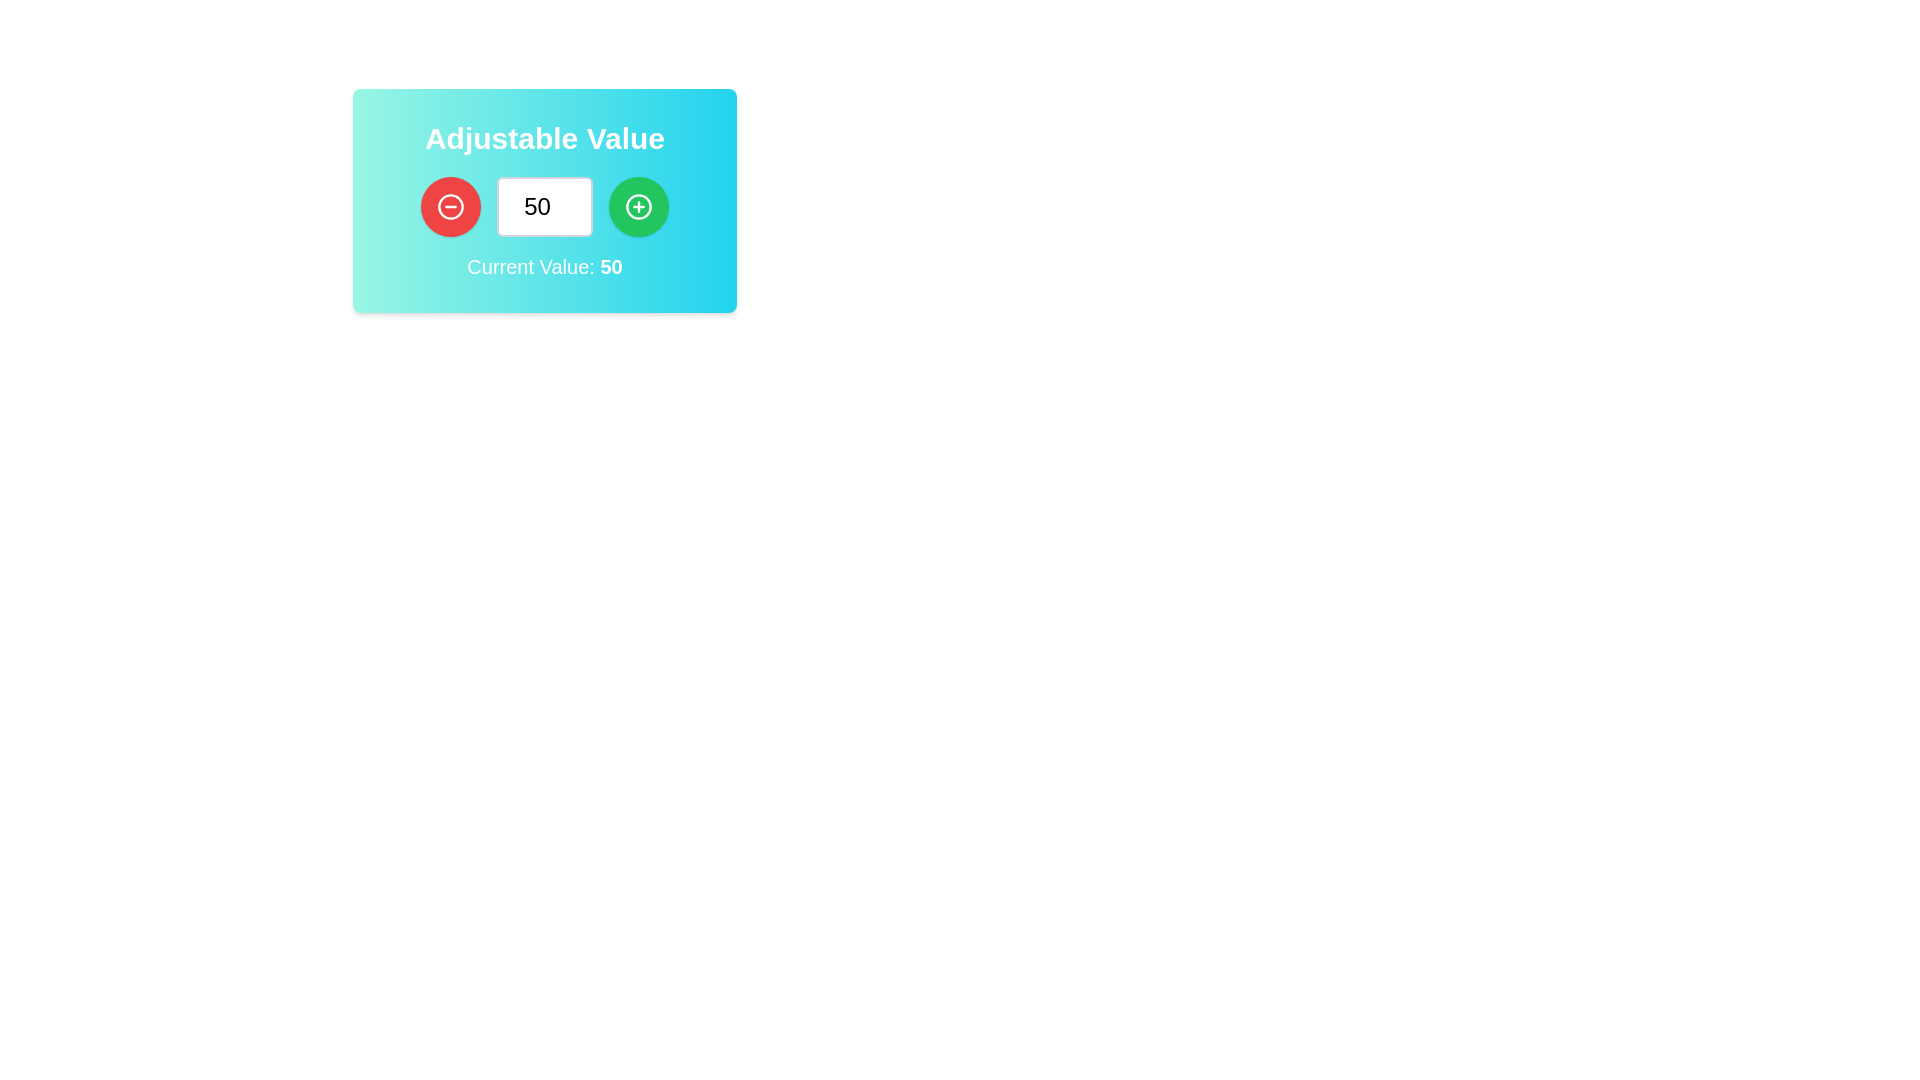  What do you see at coordinates (545, 207) in the screenshot?
I see `the numeric input field centered between the red minus button and the green plus button to focus the input field` at bounding box center [545, 207].